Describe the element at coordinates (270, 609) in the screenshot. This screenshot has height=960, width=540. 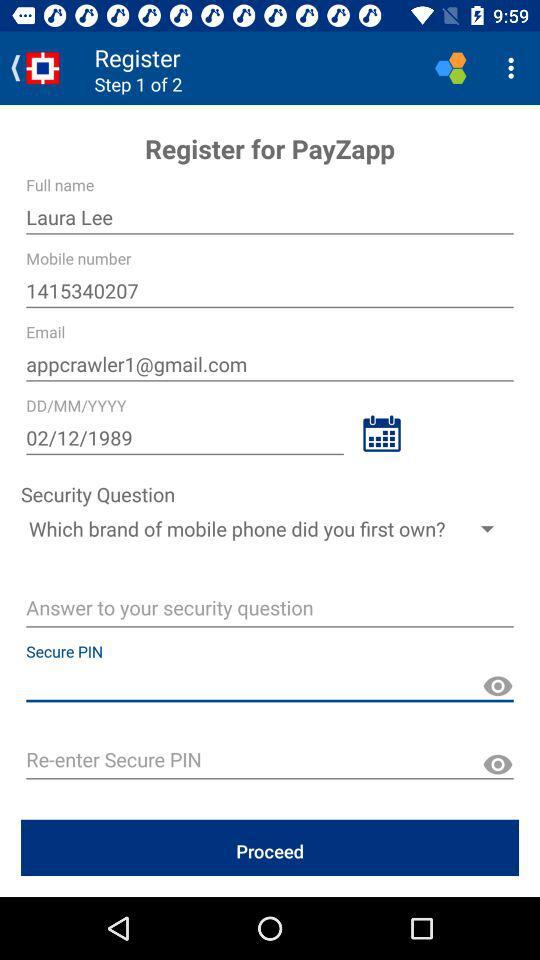
I see `autoplay option` at that location.